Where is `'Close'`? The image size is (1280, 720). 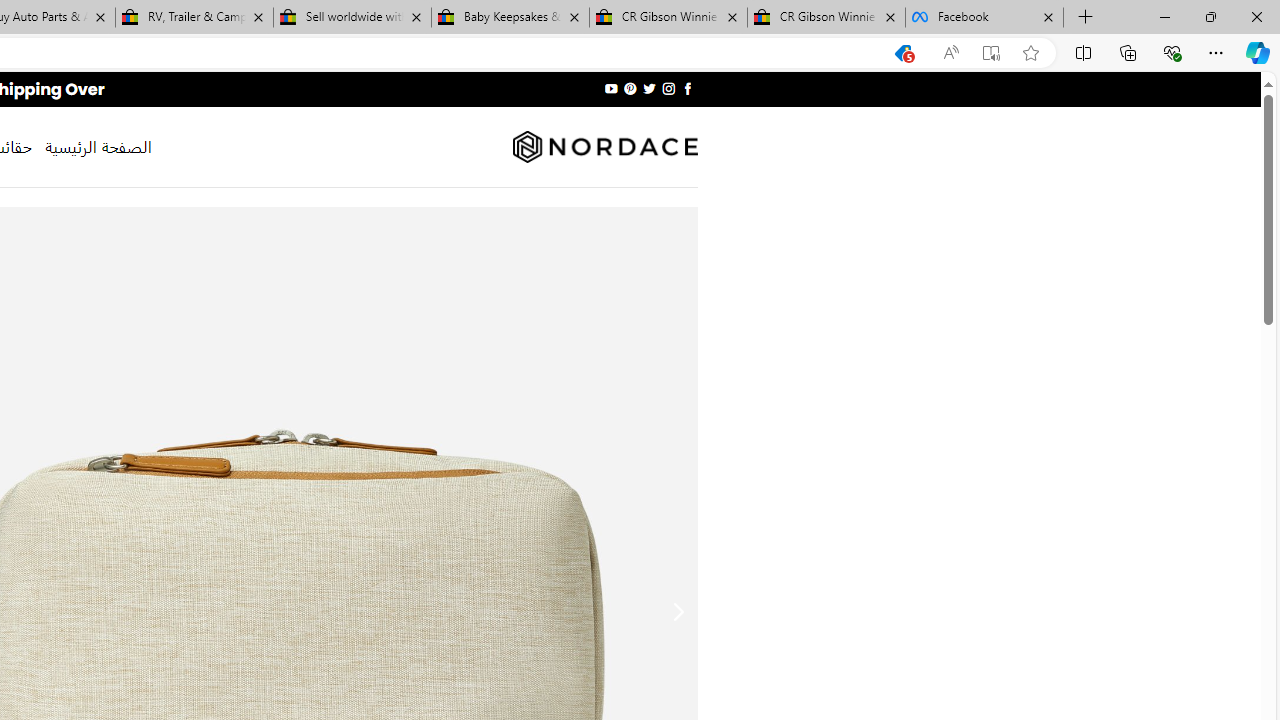 'Close' is located at coordinates (1255, 16).